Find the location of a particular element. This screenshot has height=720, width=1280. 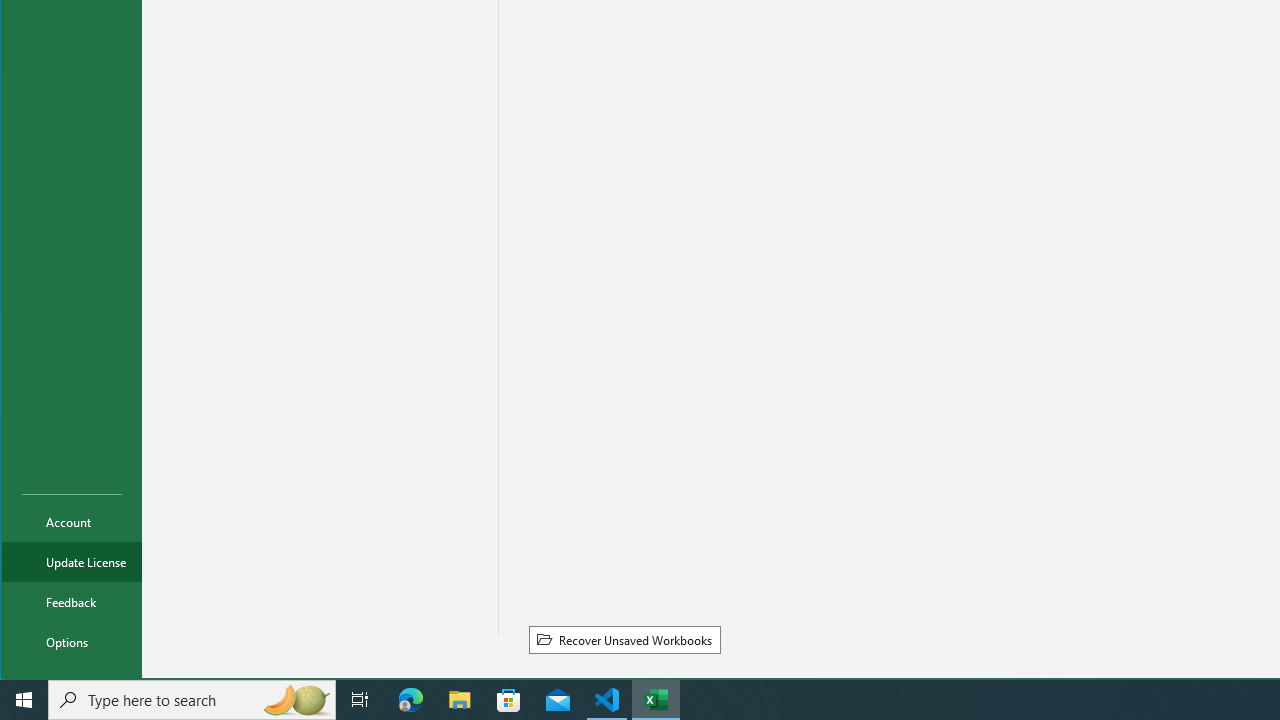

'Visual Studio Code - 1 running window' is located at coordinates (606, 698).